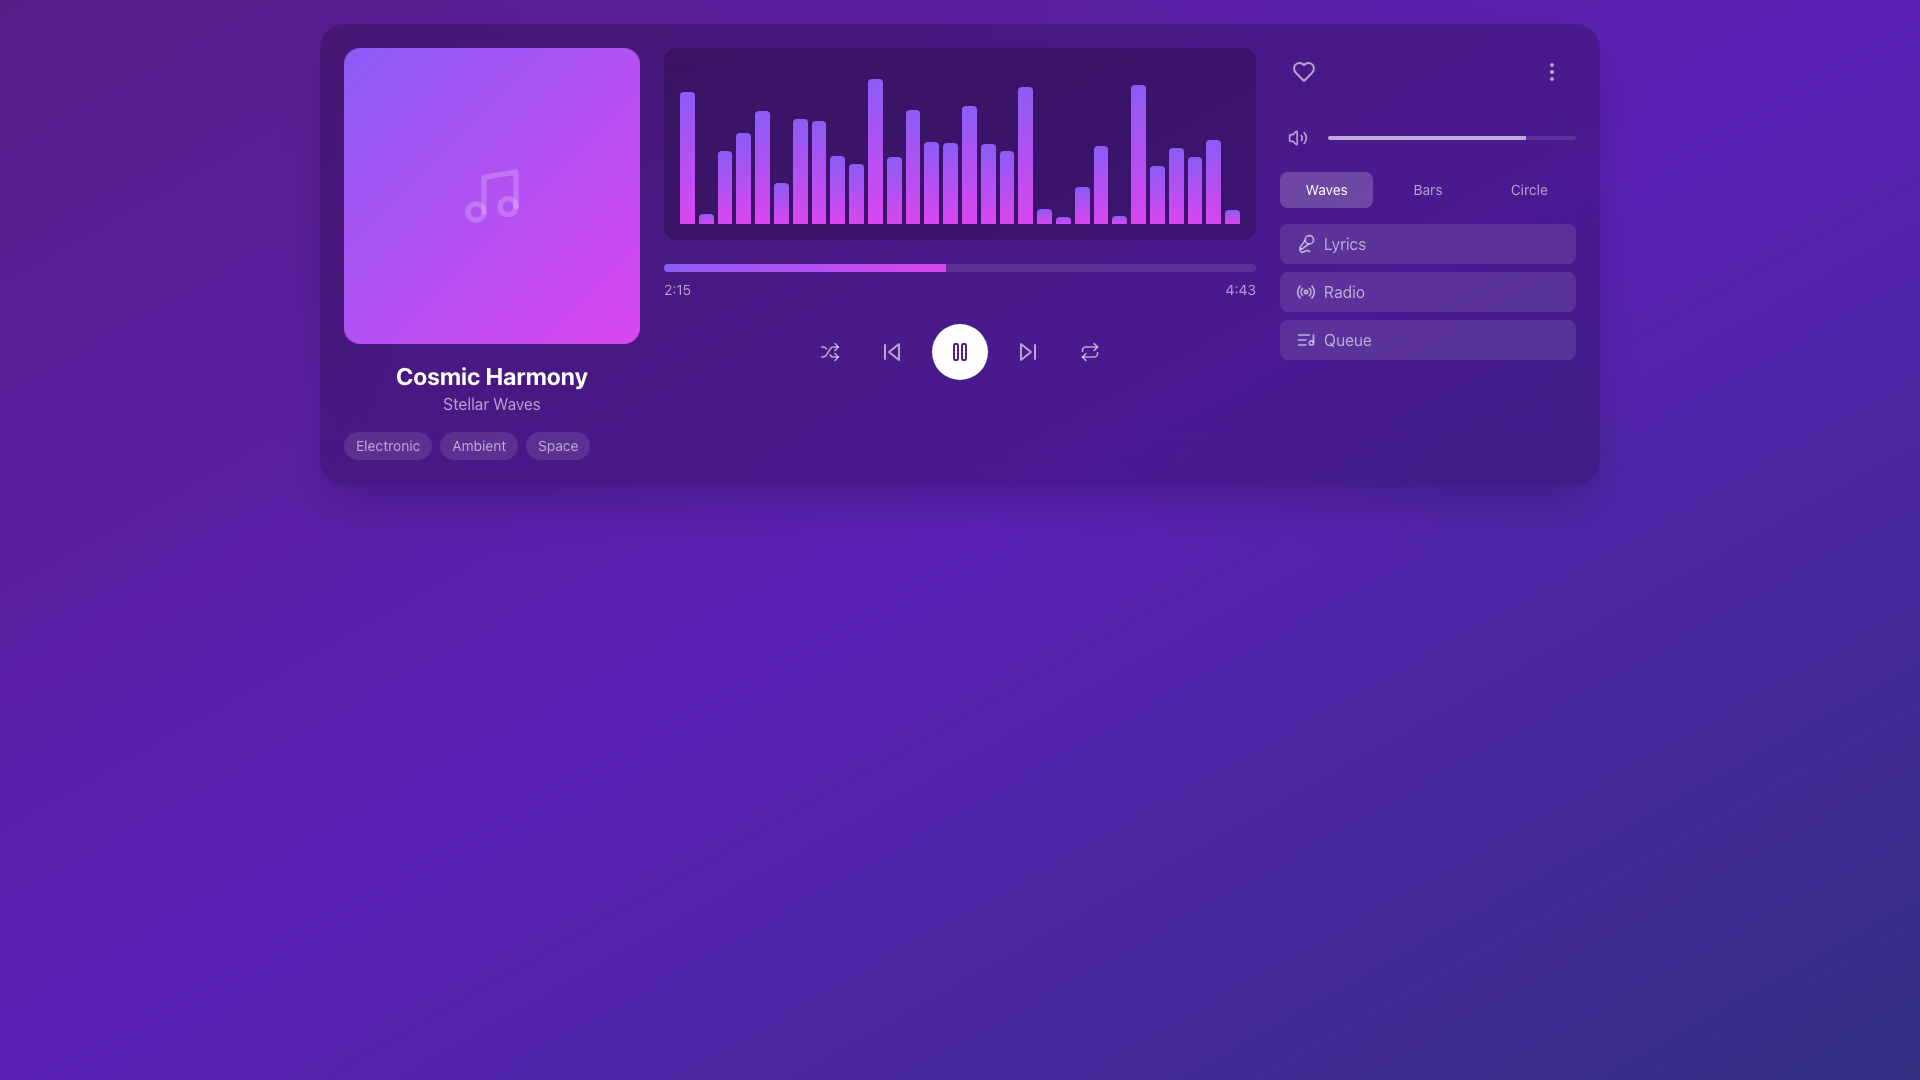  Describe the element at coordinates (491, 388) in the screenshot. I see `title 'Cosmic Harmony' and subtitle 'Stellar Waves' from the text label located below the gradient background area with a musical note icon` at that location.